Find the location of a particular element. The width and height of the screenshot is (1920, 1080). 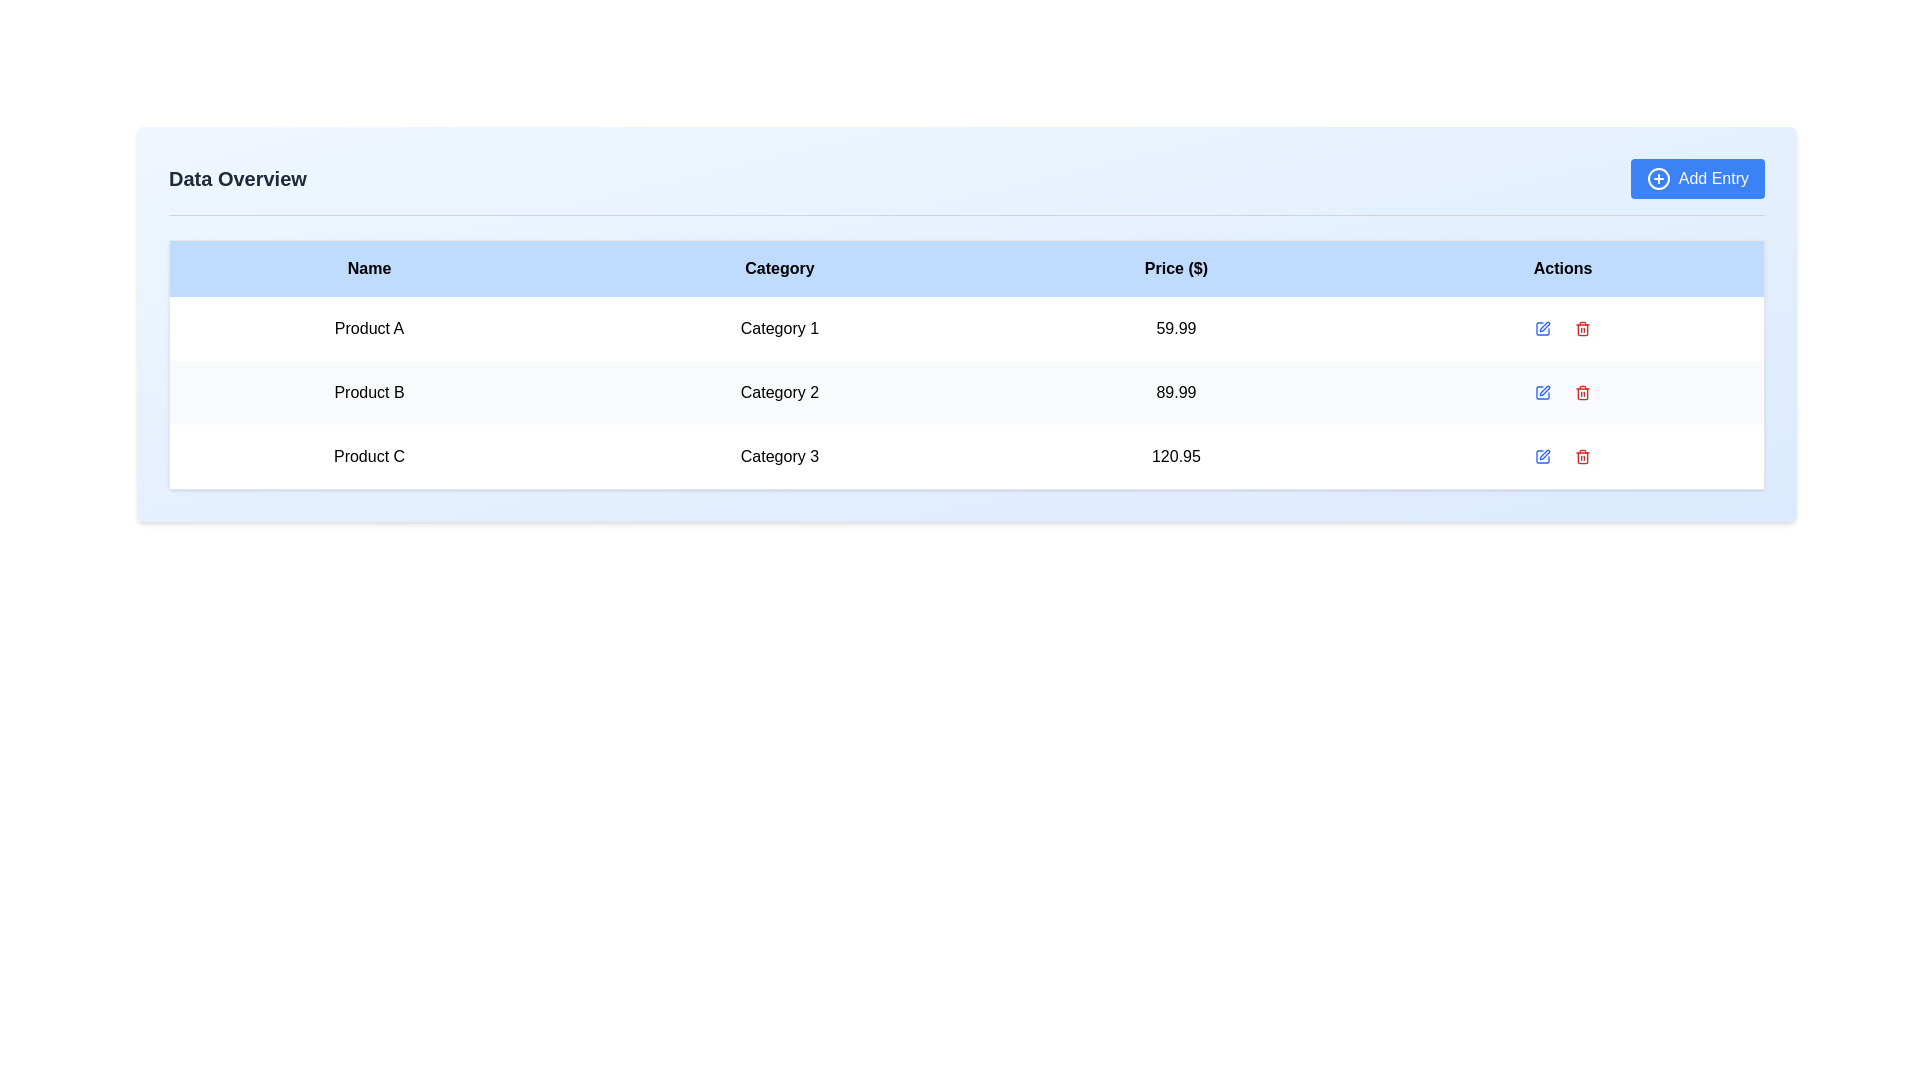

the blue outline pen icon located in the 'Actions' column of the first row of the data table to indicate its interactivity is located at coordinates (1541, 327).